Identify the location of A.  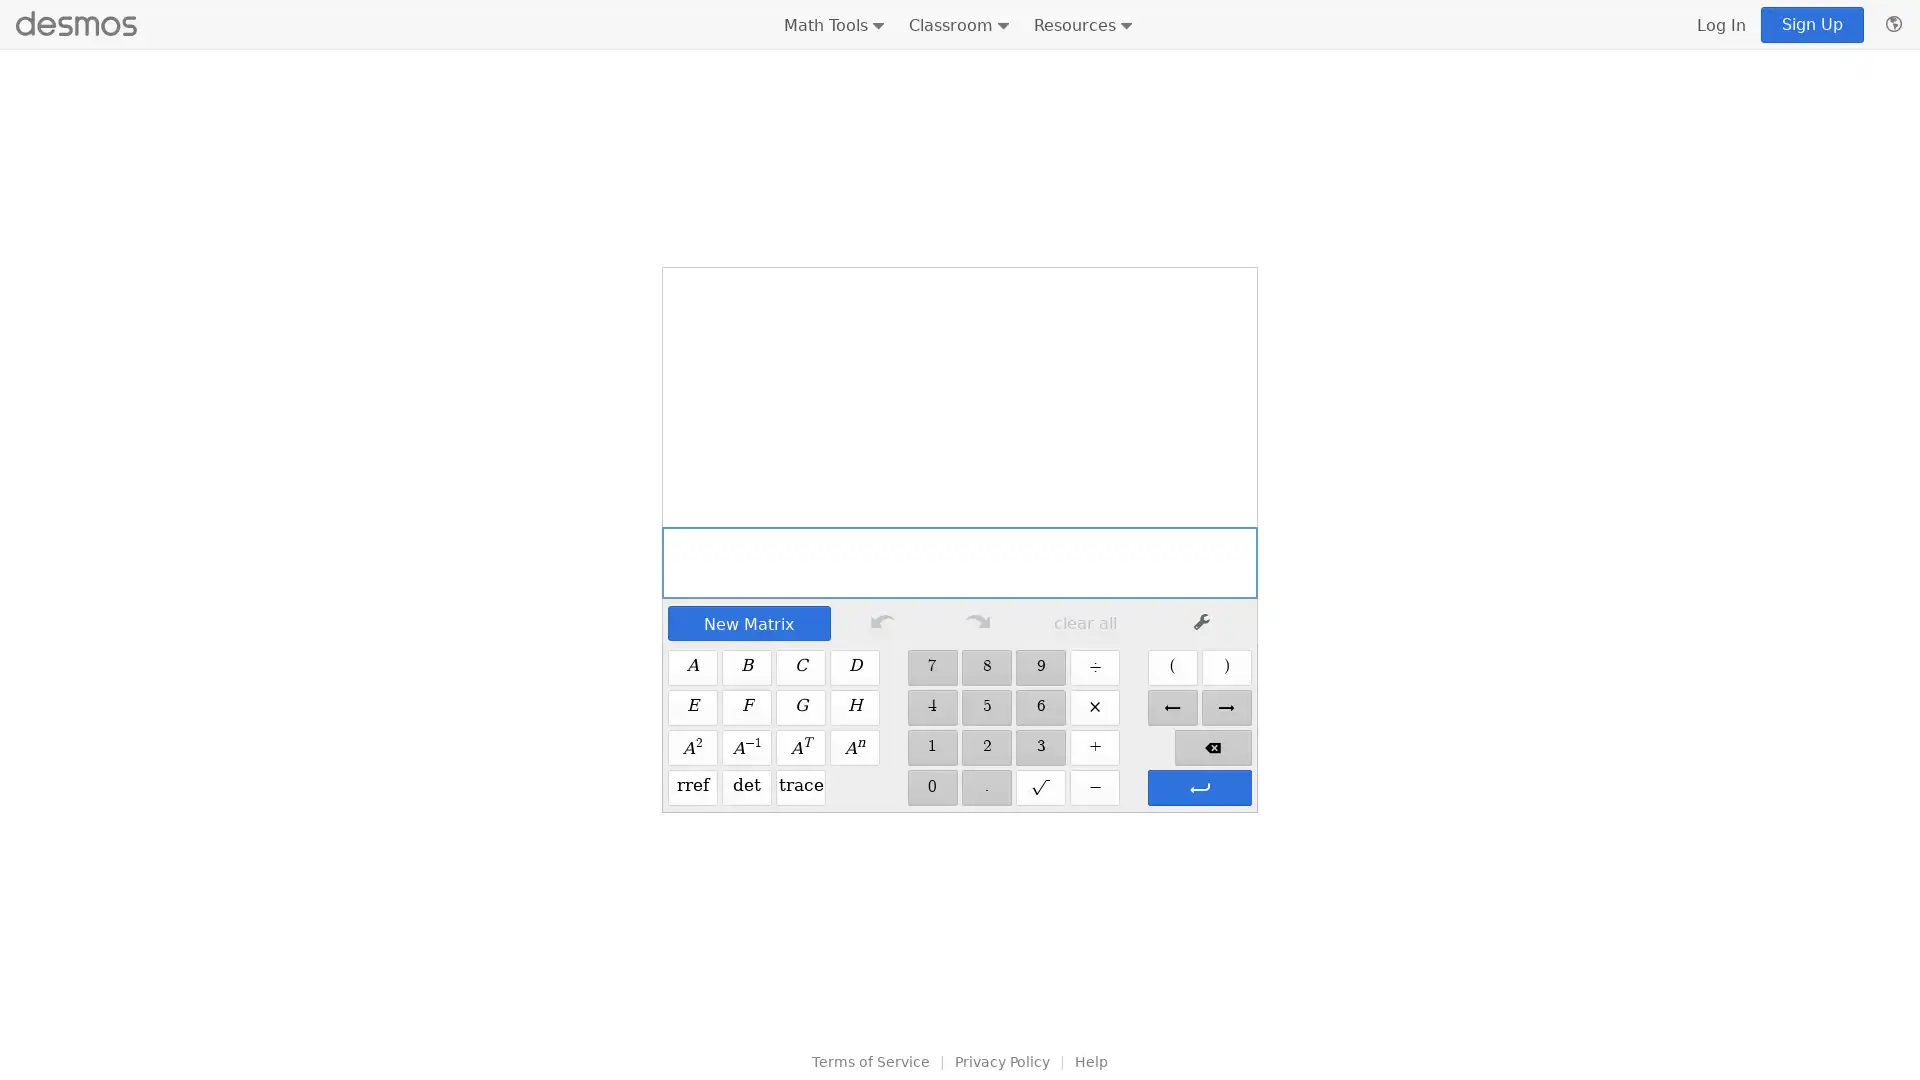
(692, 667).